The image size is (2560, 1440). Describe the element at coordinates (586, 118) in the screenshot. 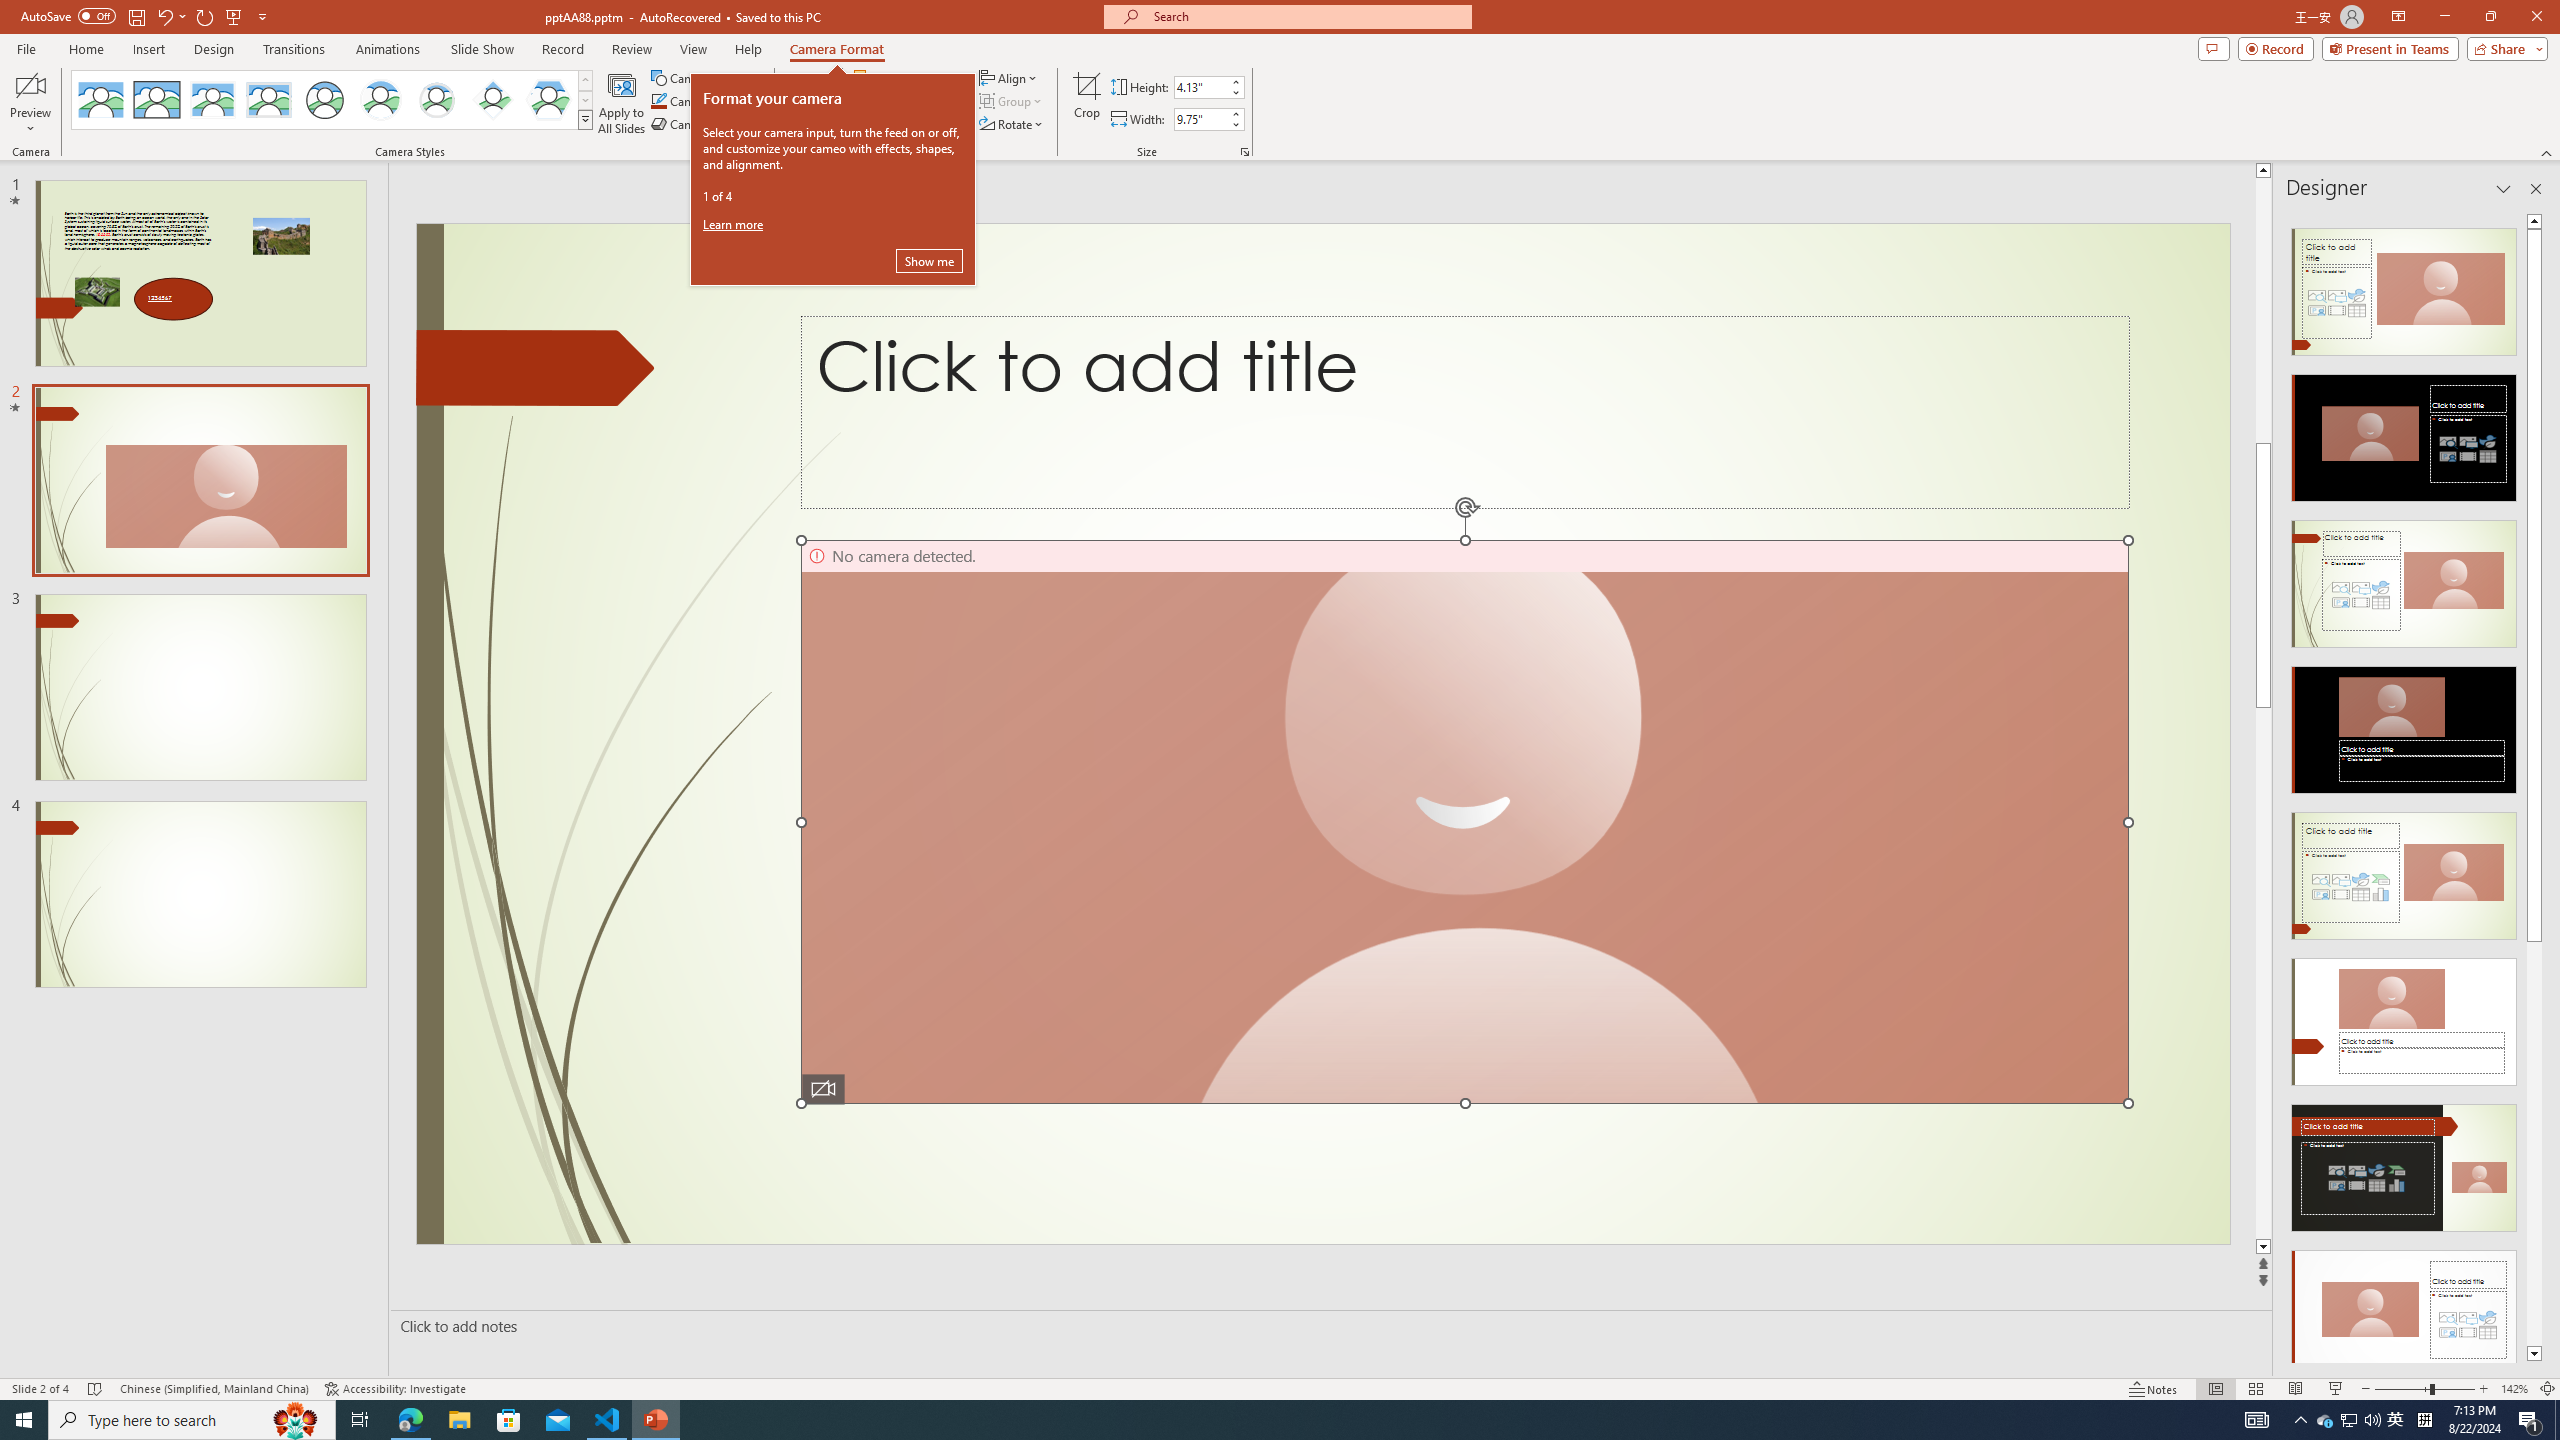

I see `'Camera Styles'` at that location.